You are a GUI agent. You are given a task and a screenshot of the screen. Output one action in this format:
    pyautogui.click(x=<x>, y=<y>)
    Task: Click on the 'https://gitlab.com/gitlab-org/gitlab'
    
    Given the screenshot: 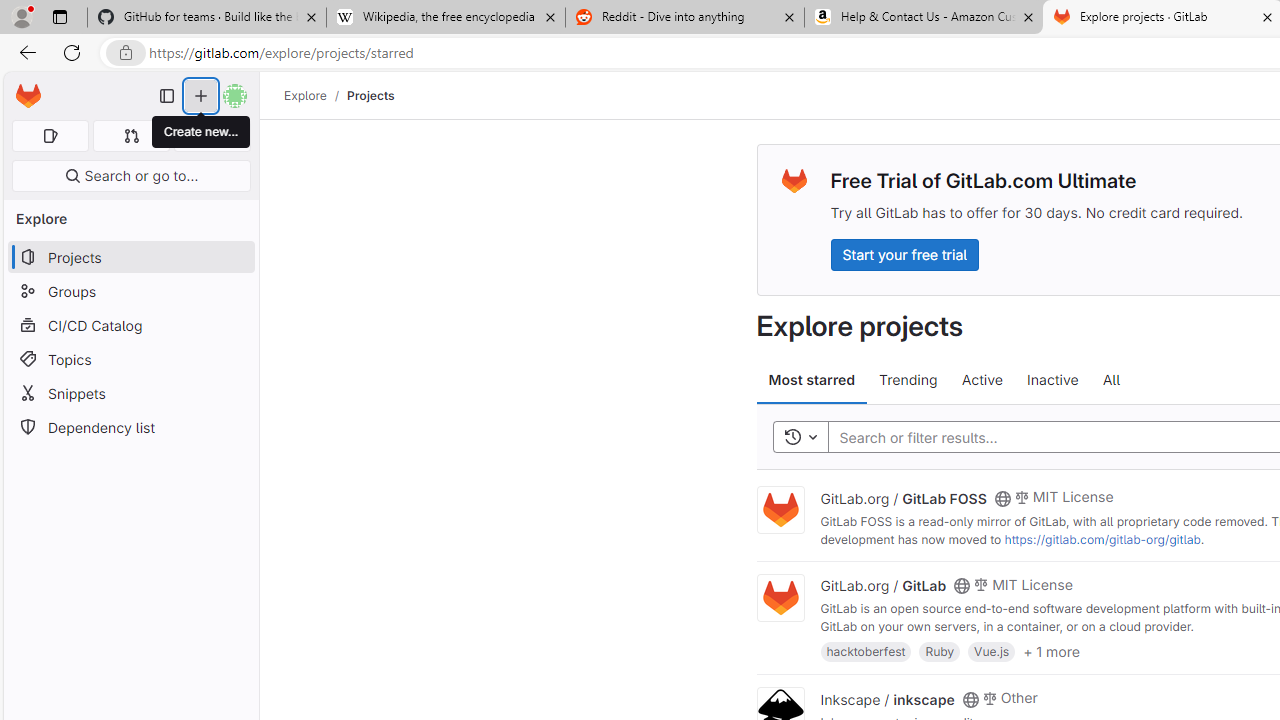 What is the action you would take?
    pyautogui.click(x=1101, y=538)
    